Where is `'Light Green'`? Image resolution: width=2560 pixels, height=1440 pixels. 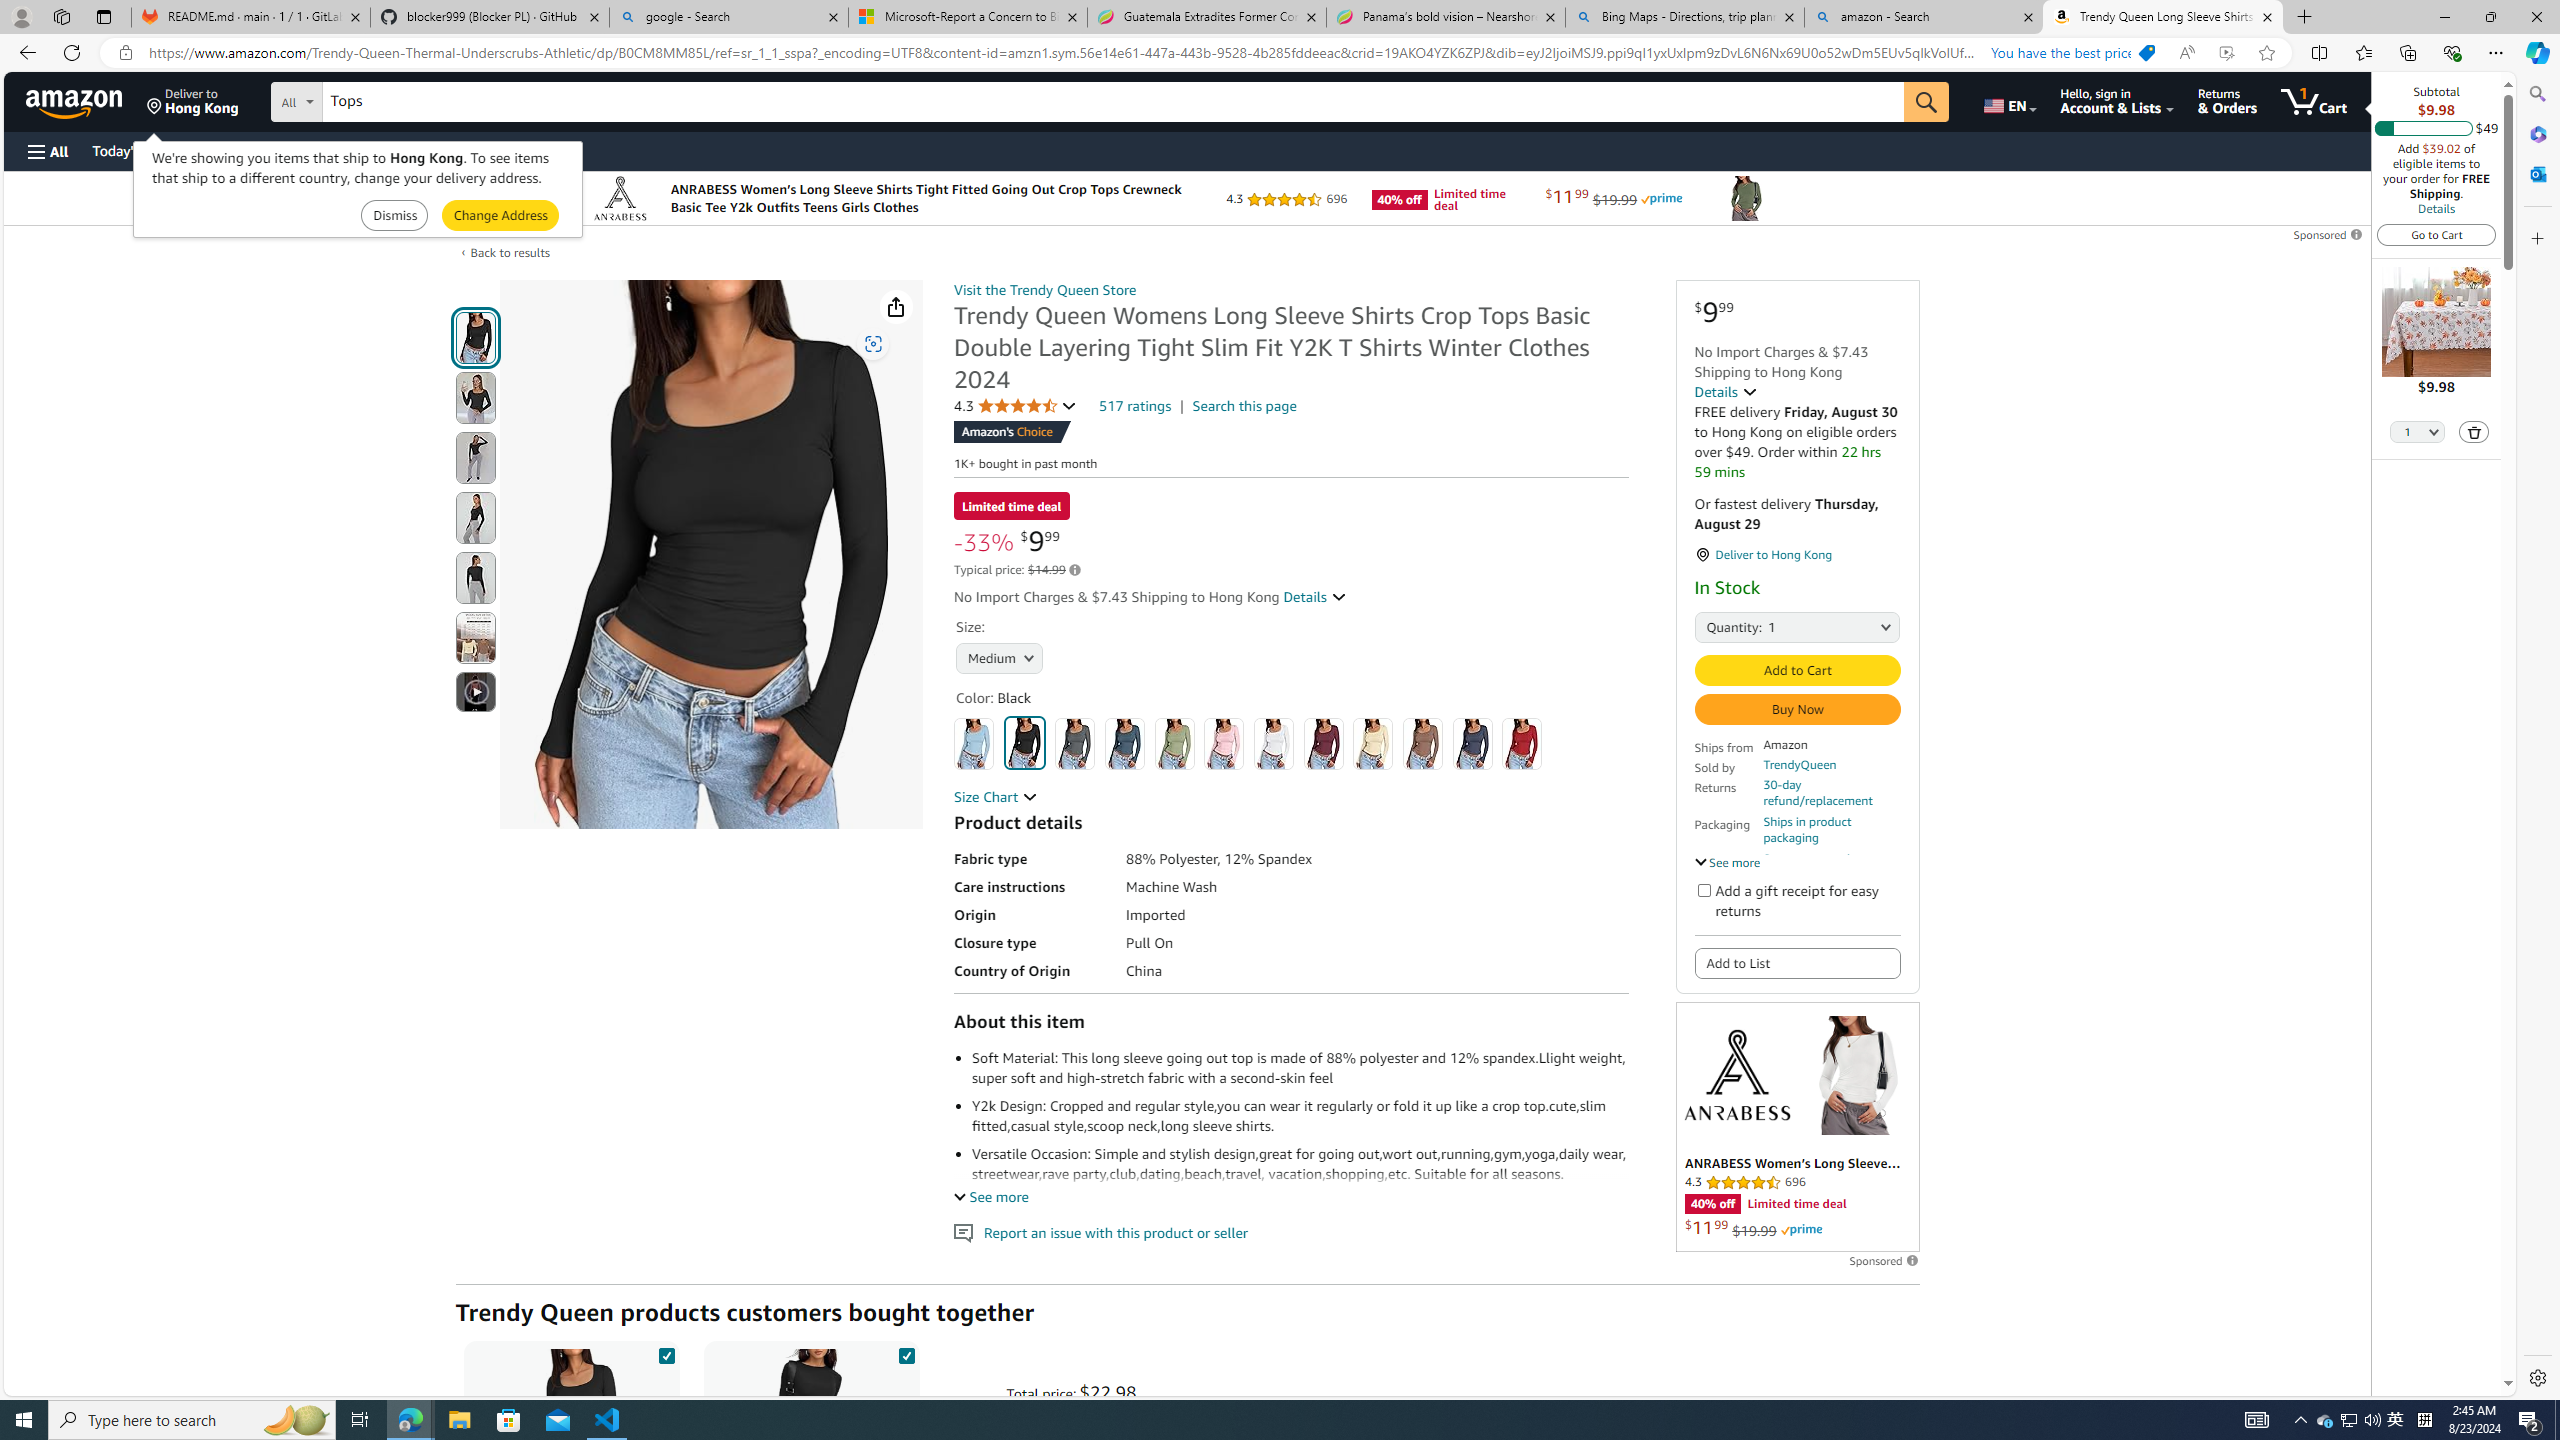
'Light Green' is located at coordinates (1173, 742).